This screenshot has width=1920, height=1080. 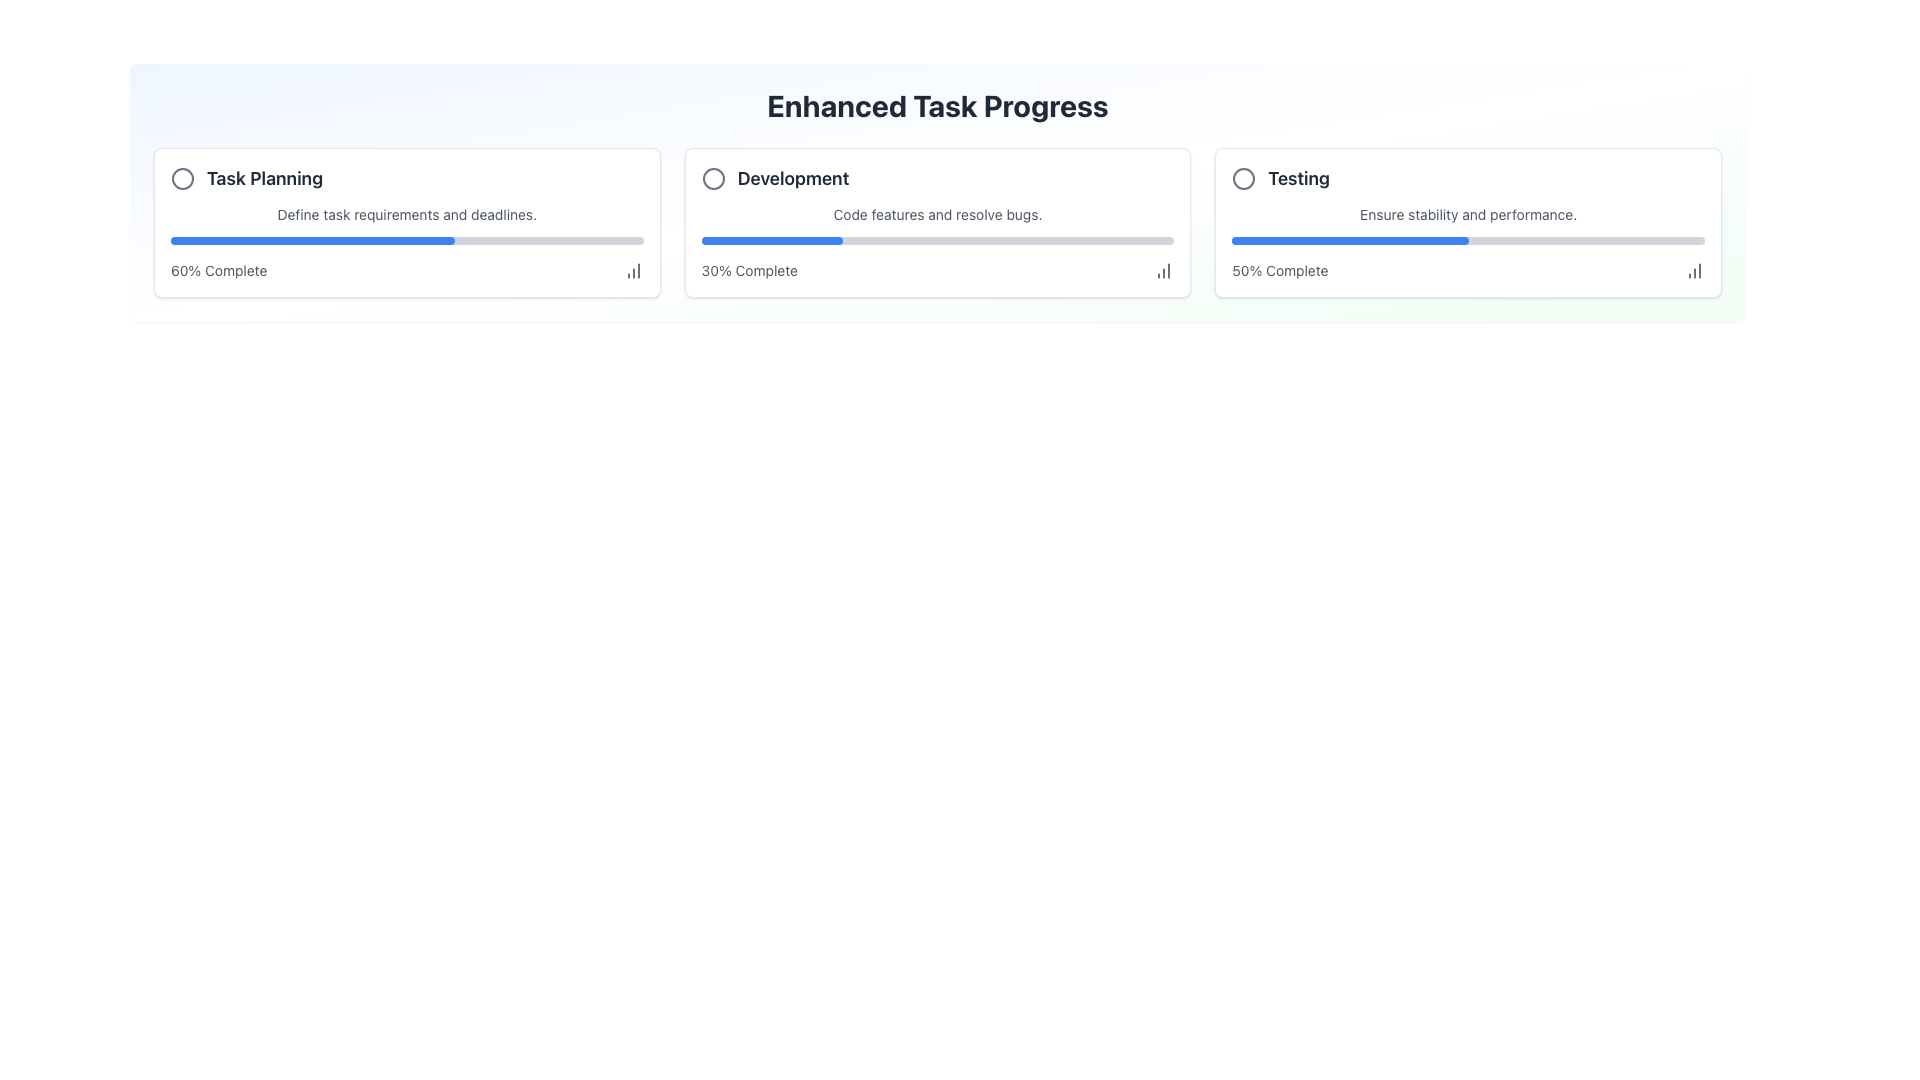 I want to click on the icon located at the bottom-right of the 'Testing' card, which indicates access to chart or statistical data related to the progress of the 'Testing' task, so click(x=1693, y=270).